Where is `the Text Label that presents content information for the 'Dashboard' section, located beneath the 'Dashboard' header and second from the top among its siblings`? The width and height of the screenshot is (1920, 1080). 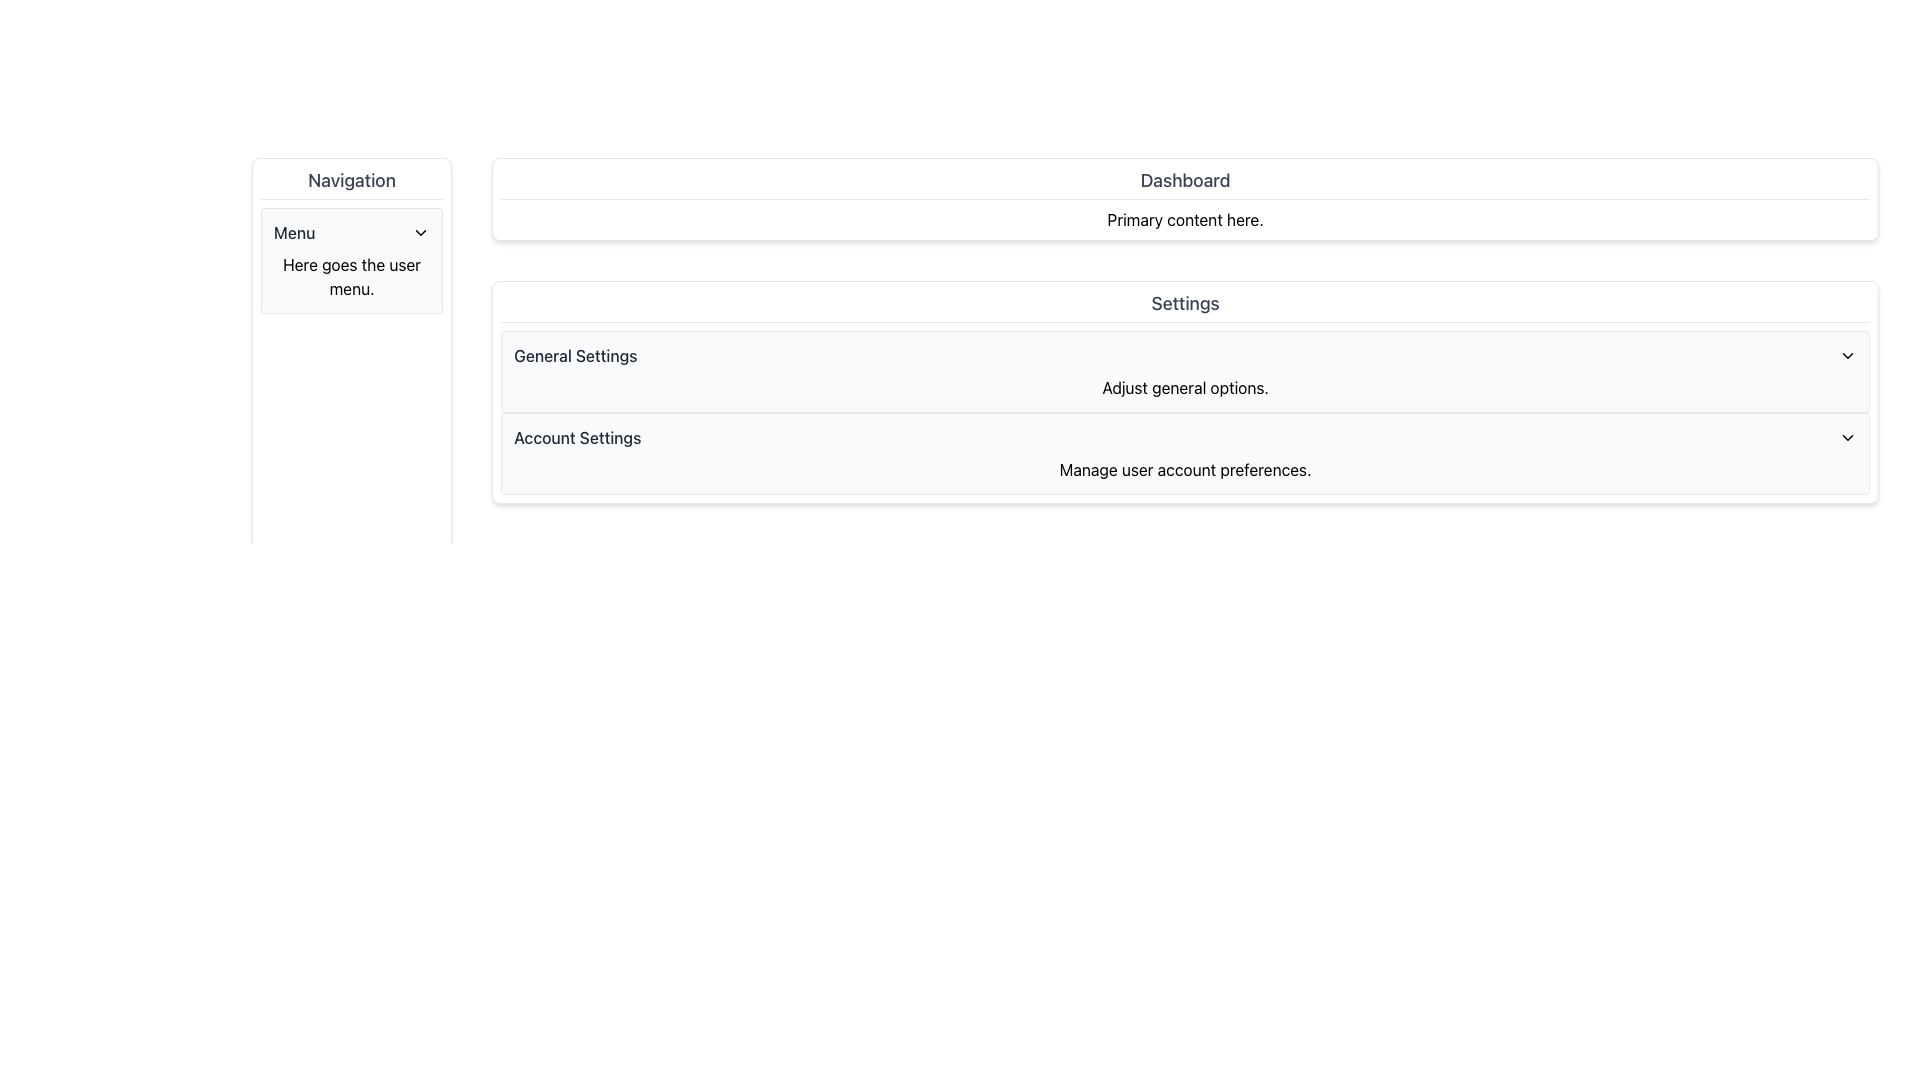 the Text Label that presents content information for the 'Dashboard' section, located beneath the 'Dashboard' header and second from the top among its siblings is located at coordinates (1185, 219).